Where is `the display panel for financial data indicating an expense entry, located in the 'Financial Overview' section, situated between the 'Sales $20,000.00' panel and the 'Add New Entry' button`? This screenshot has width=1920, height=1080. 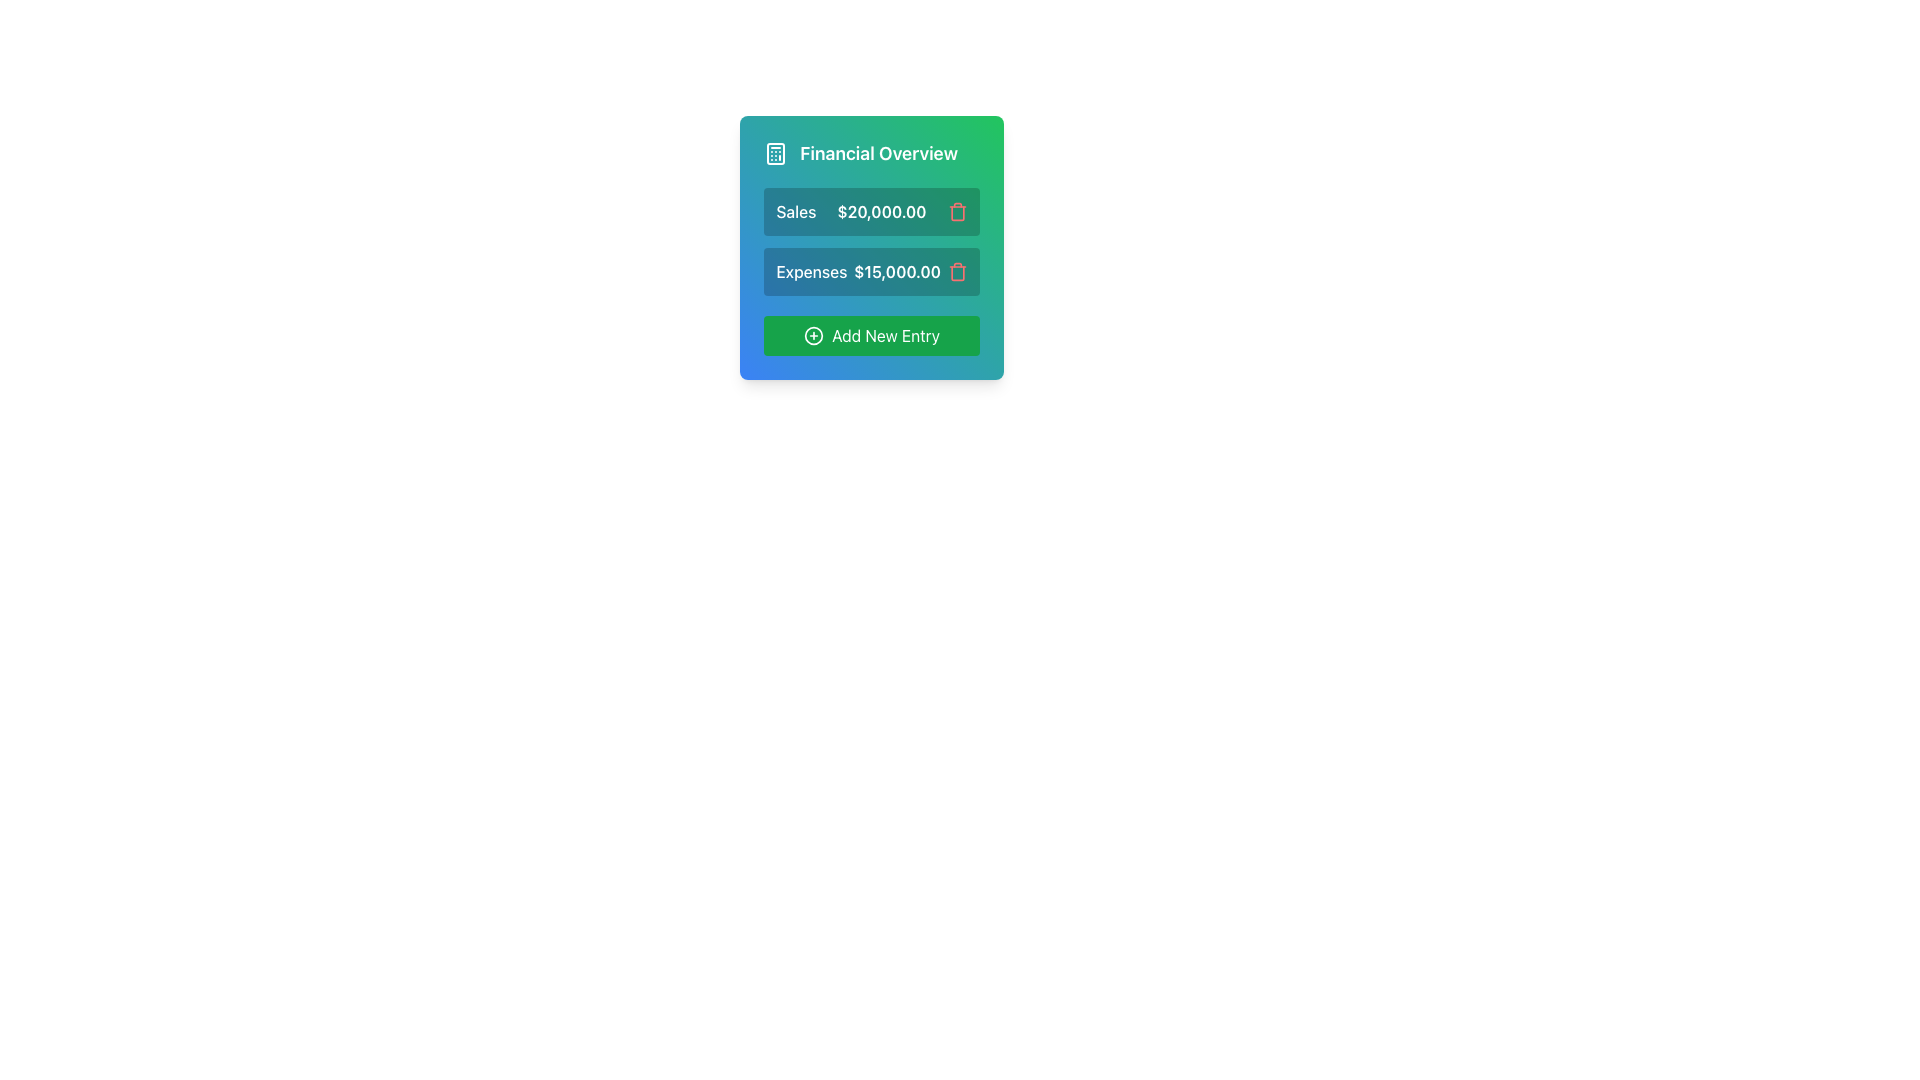 the display panel for financial data indicating an expense entry, located in the 'Financial Overview' section, situated between the 'Sales $20,000.00' panel and the 'Add New Entry' button is located at coordinates (872, 272).